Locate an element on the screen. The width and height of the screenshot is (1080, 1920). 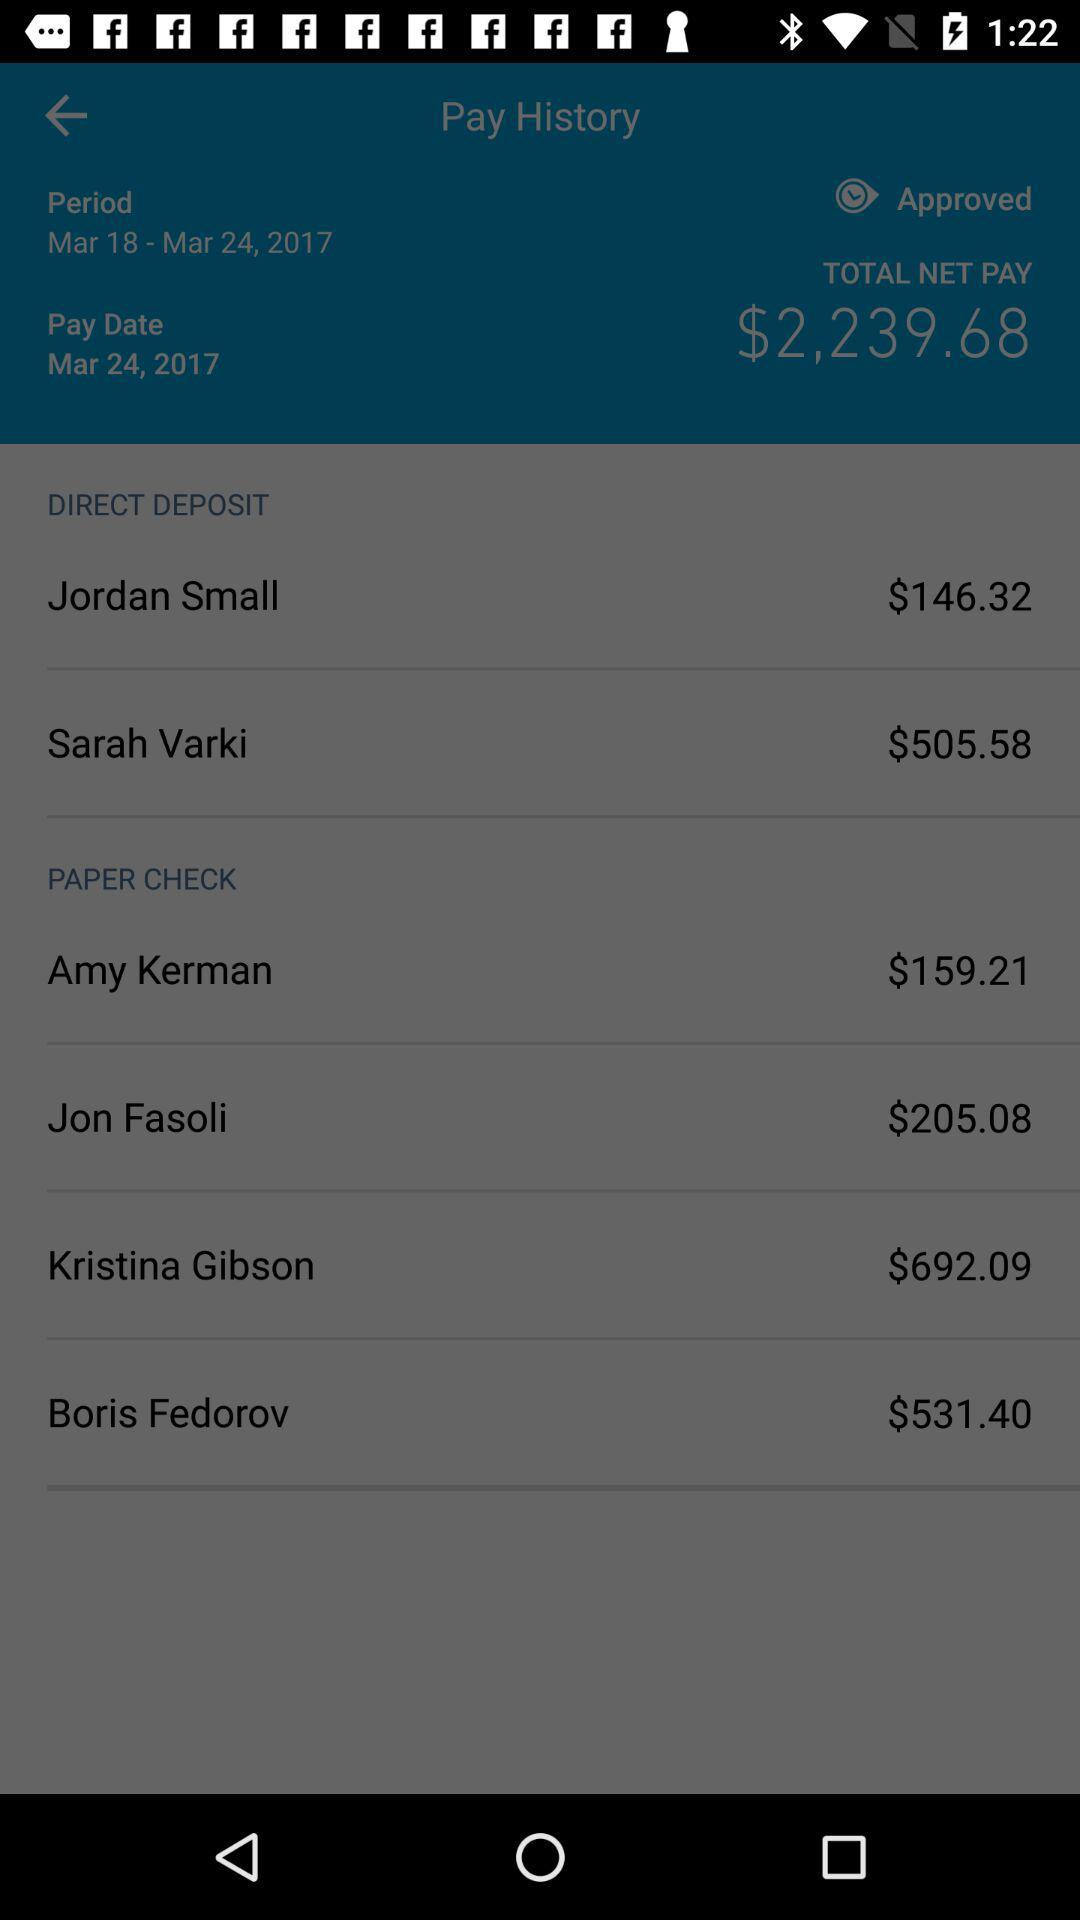
item above paper check icon is located at coordinates (293, 741).